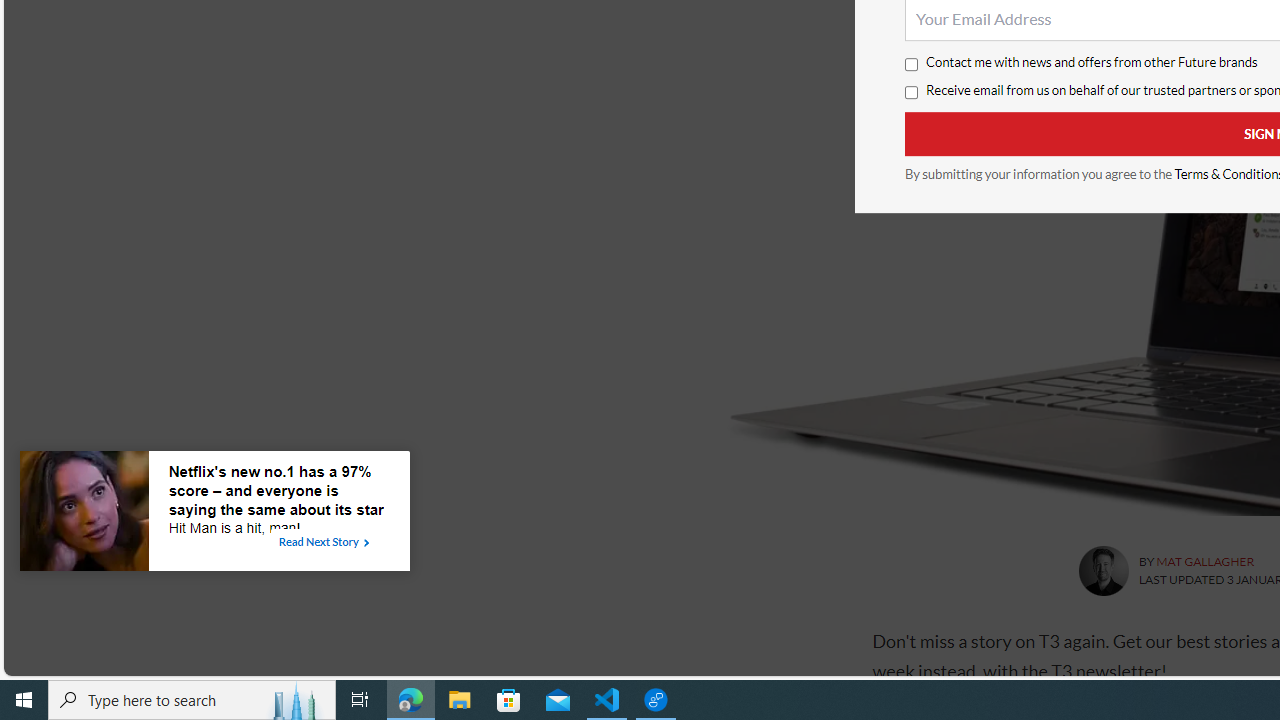 The height and width of the screenshot is (720, 1280). Describe the element at coordinates (1102, 571) in the screenshot. I see `'Mat Gallagher'` at that location.